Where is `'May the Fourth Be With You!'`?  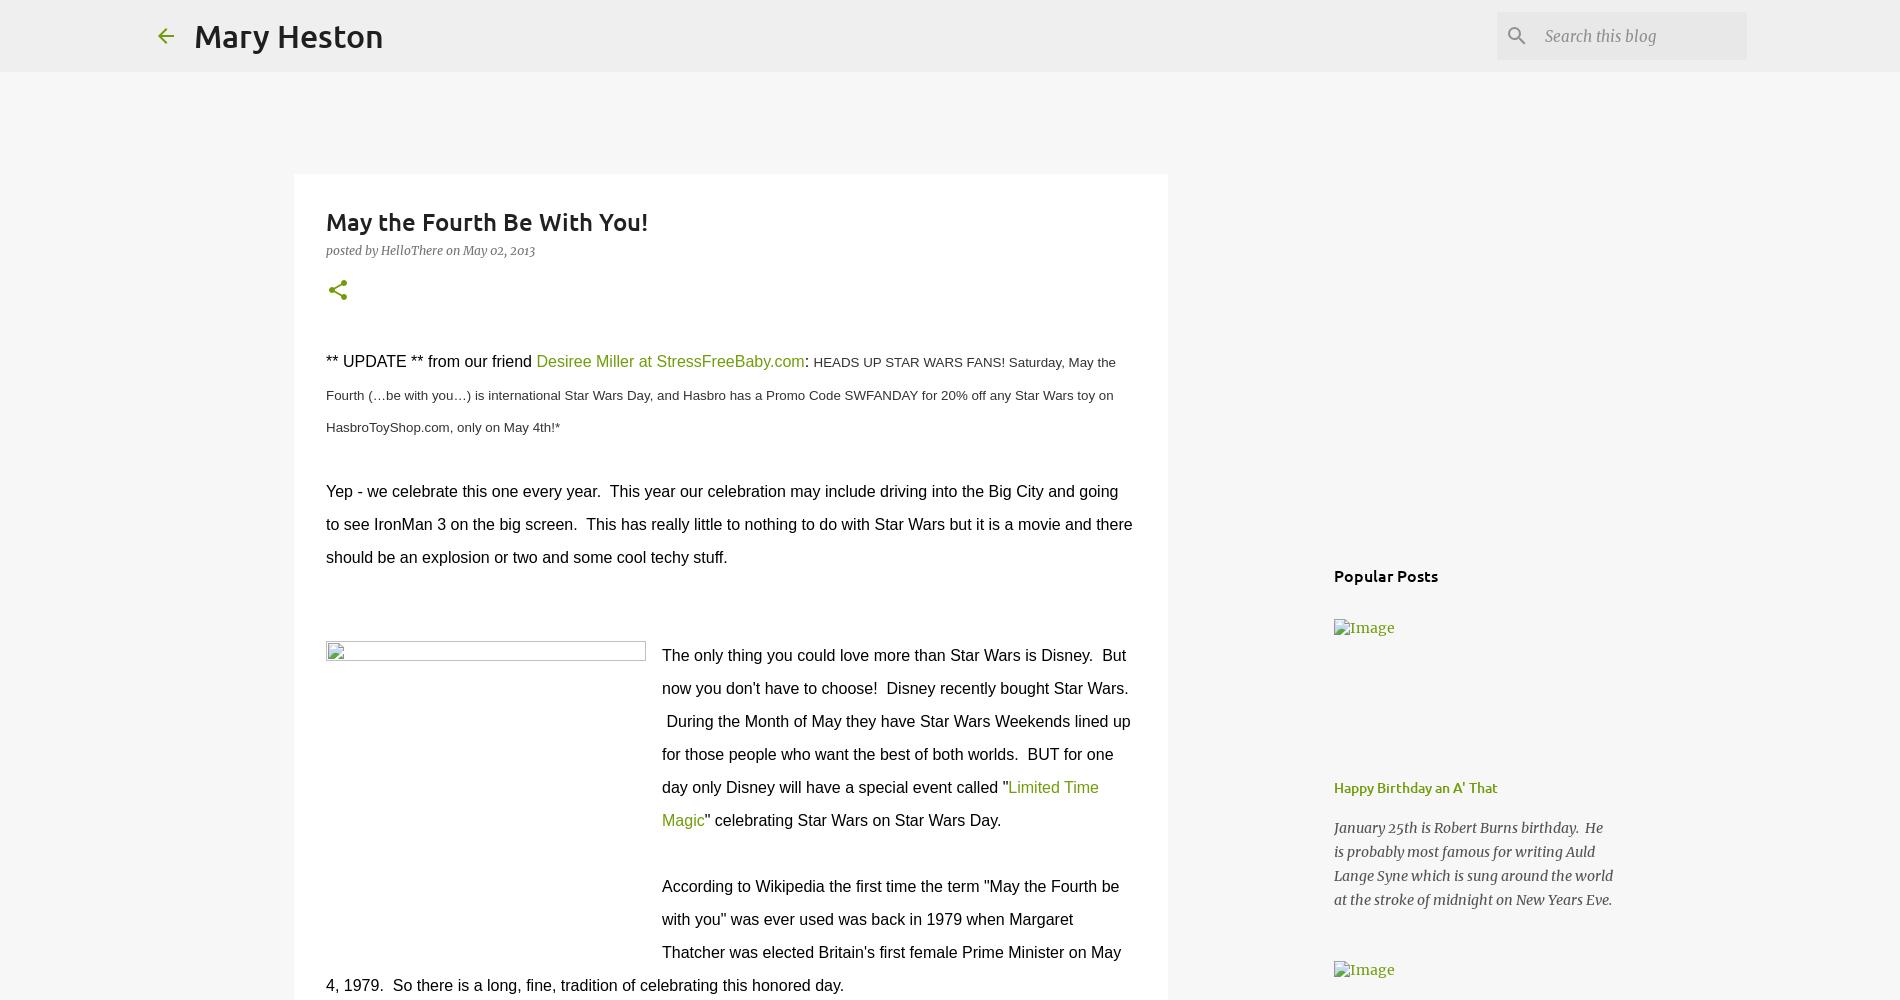
'May the Fourth Be With You!' is located at coordinates (325, 220).